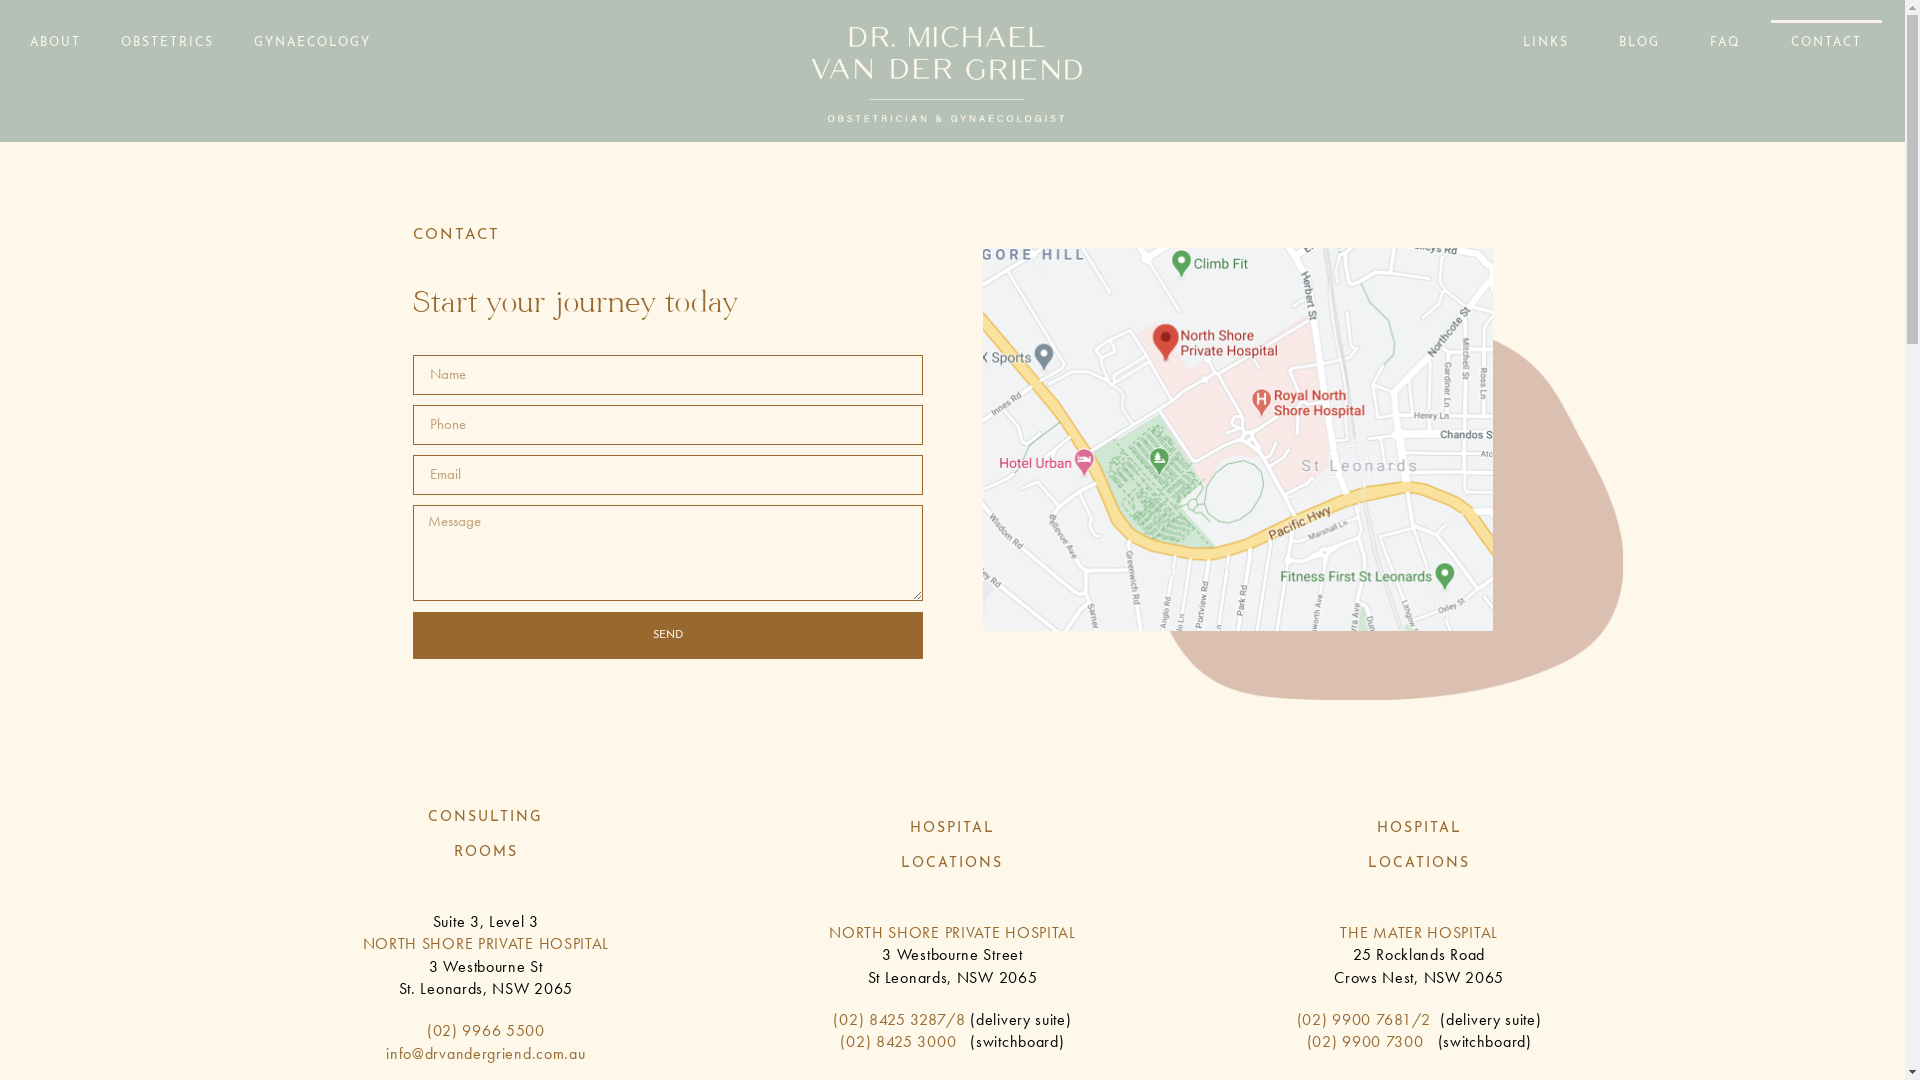 This screenshot has width=1920, height=1080. Describe the element at coordinates (1418, 932) in the screenshot. I see `'THE MATER HOSPITAL'` at that location.